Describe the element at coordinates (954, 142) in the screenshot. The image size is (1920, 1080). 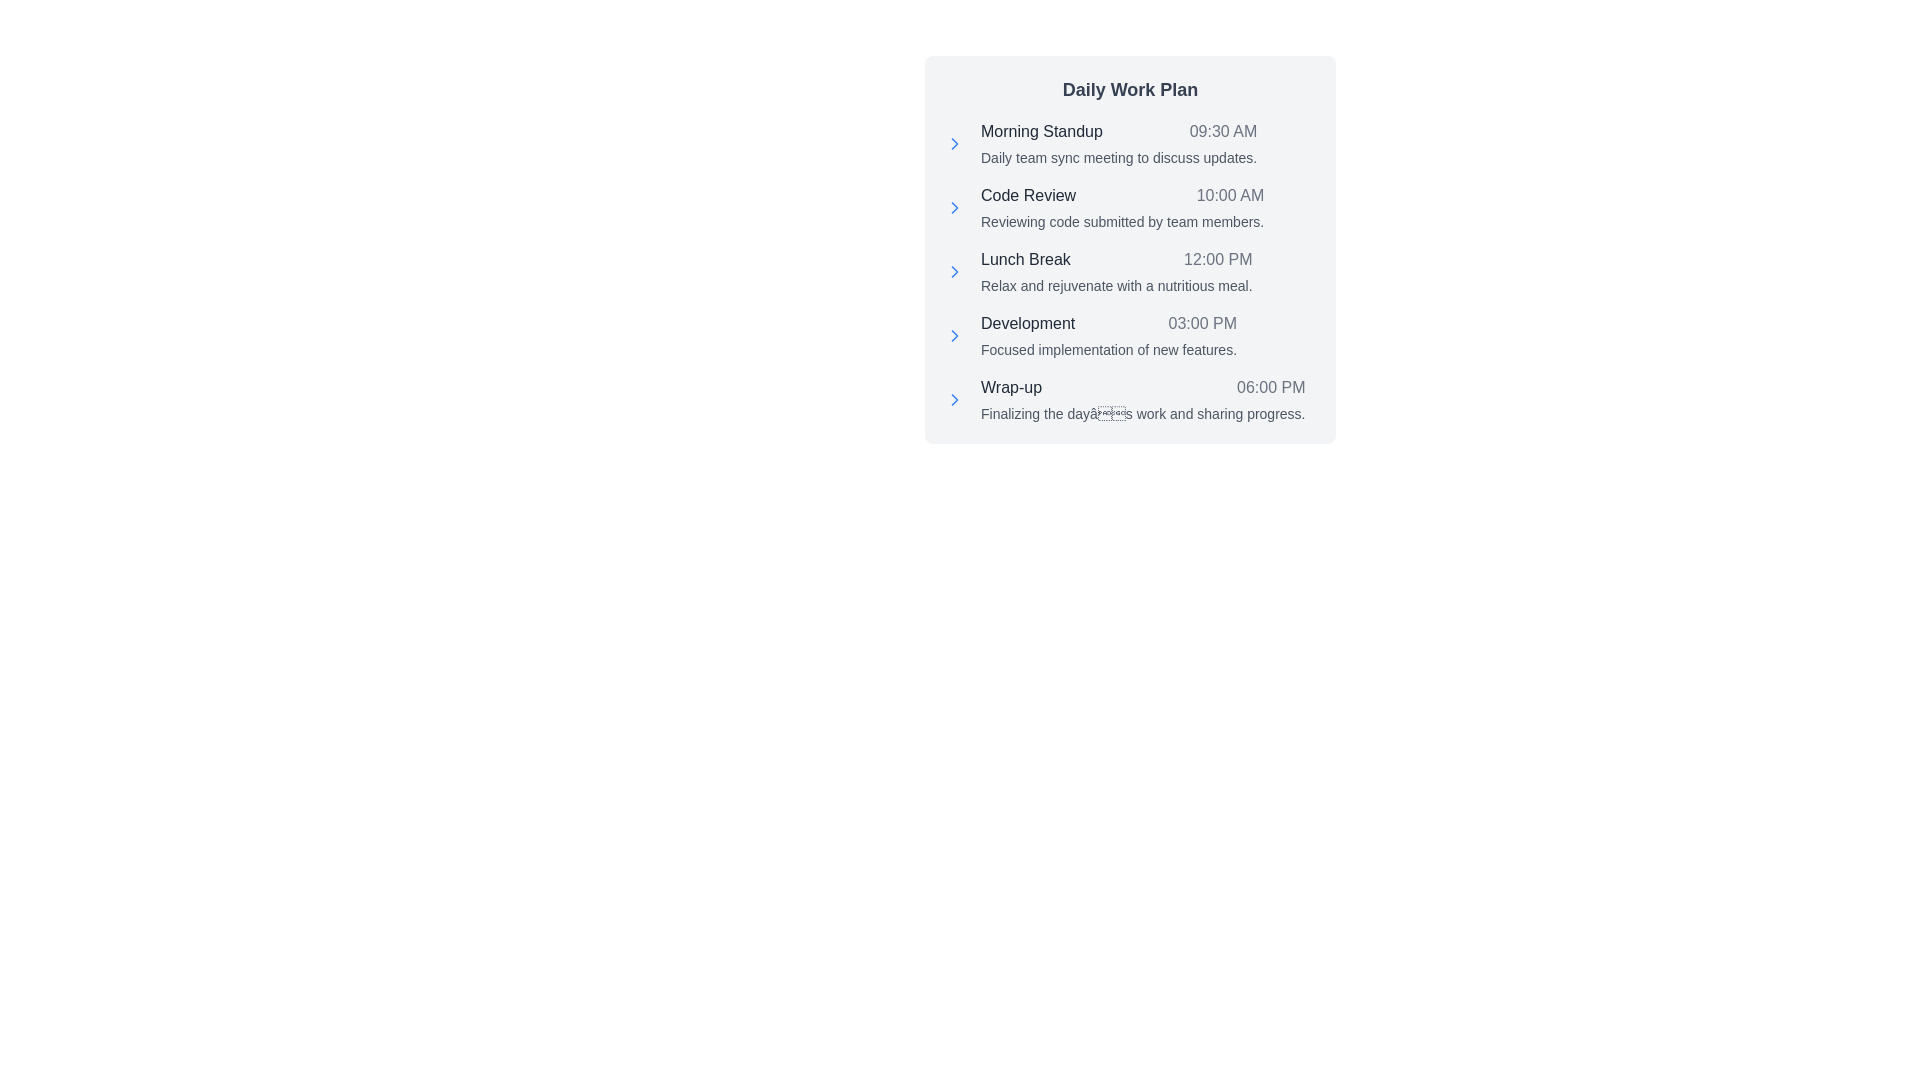
I see `the chevron icon next to the 'Morning Standup' item` at that location.